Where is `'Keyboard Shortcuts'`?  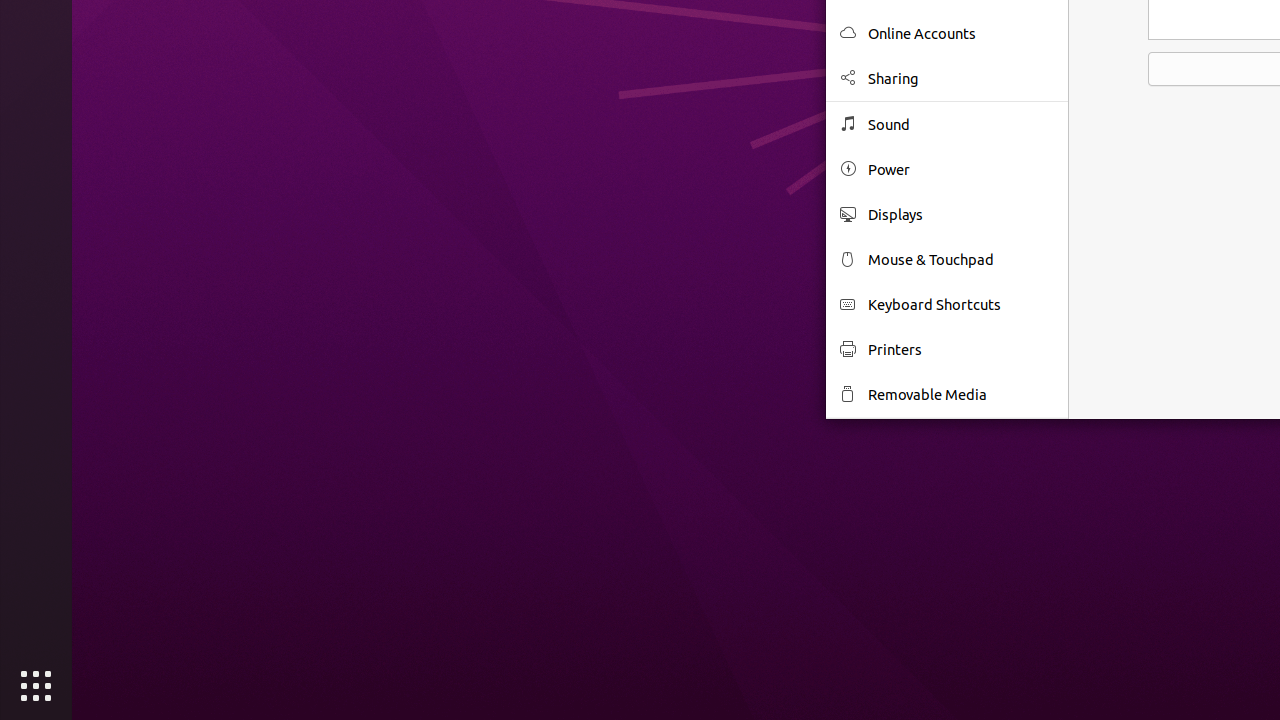 'Keyboard Shortcuts' is located at coordinates (961, 304).